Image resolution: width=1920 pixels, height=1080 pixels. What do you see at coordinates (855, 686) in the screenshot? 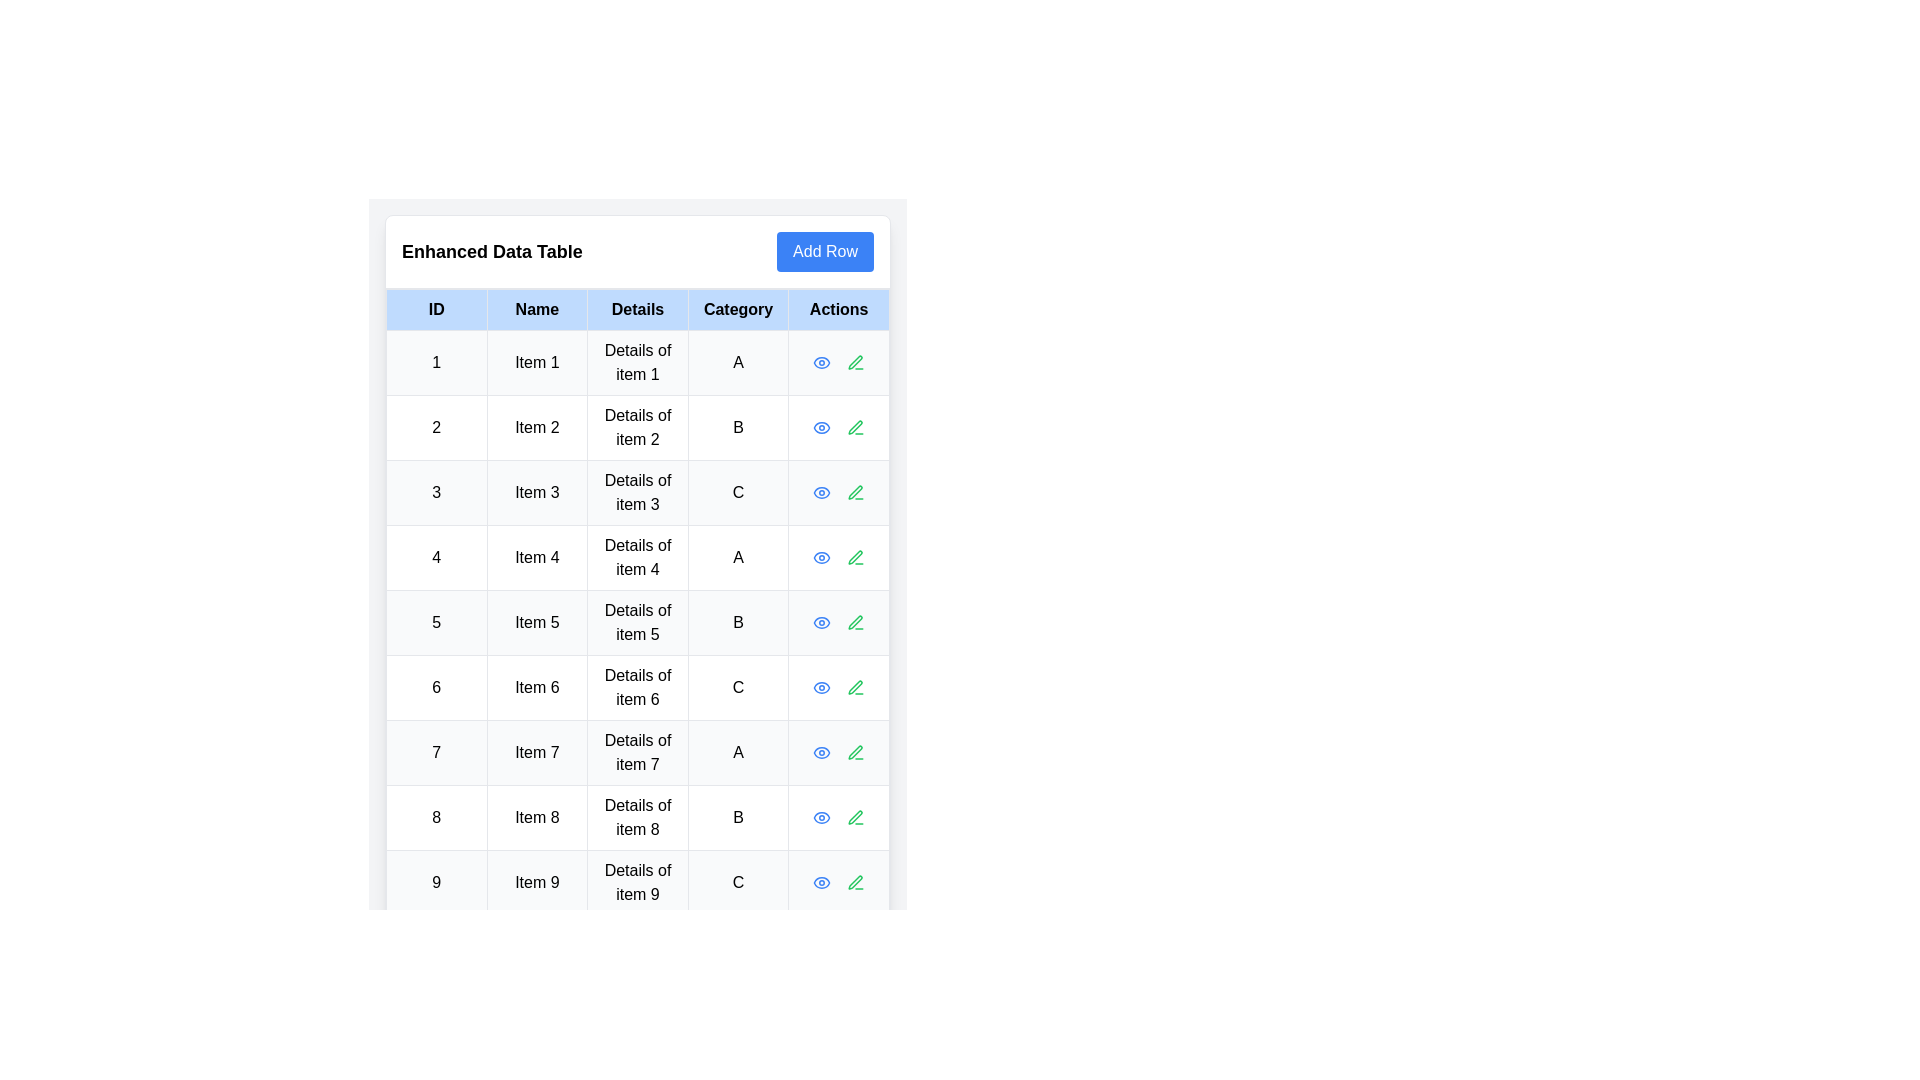
I see `the Pen or Edit Icon, which is a green icon resembling a writing instrument located in the 'Actions' column of the sixth row of the data table, positioned second to the right of the viewing symbol` at bounding box center [855, 686].